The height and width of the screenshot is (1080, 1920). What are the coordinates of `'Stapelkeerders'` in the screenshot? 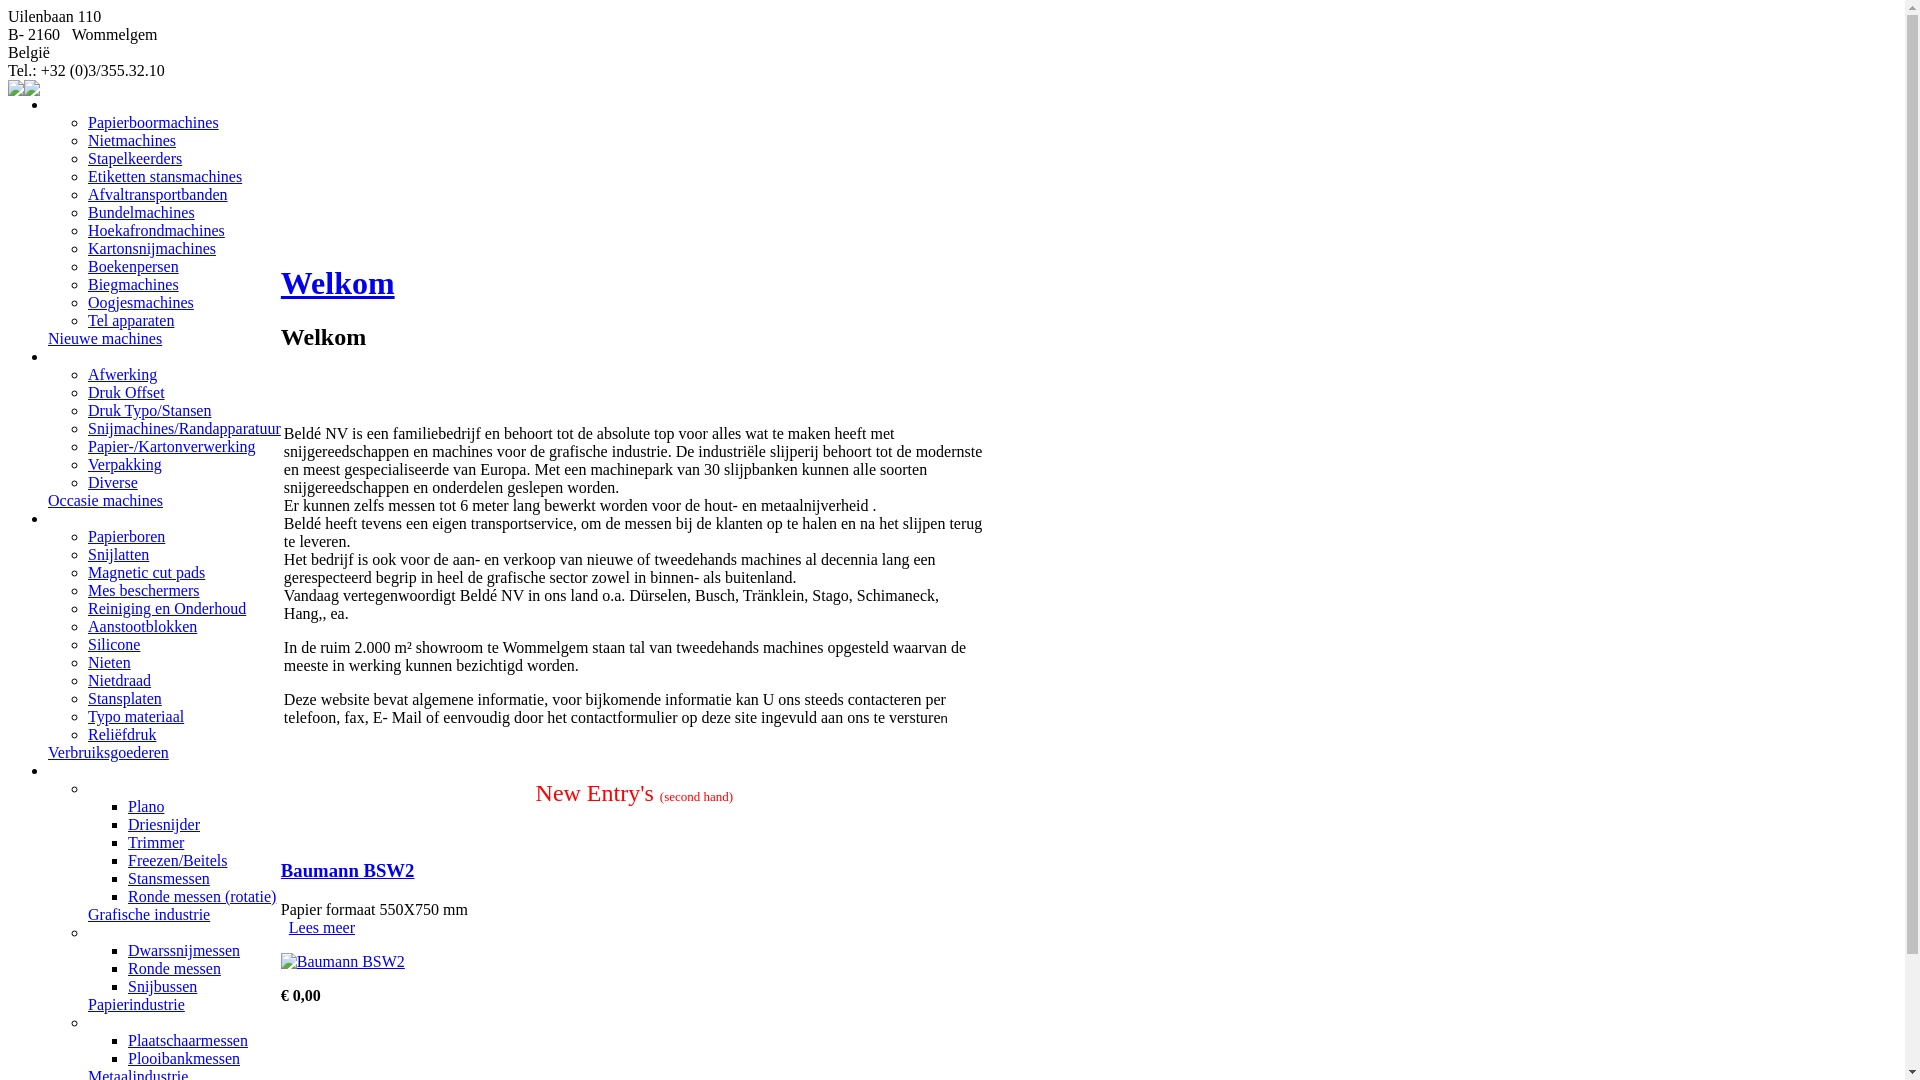 It's located at (133, 157).